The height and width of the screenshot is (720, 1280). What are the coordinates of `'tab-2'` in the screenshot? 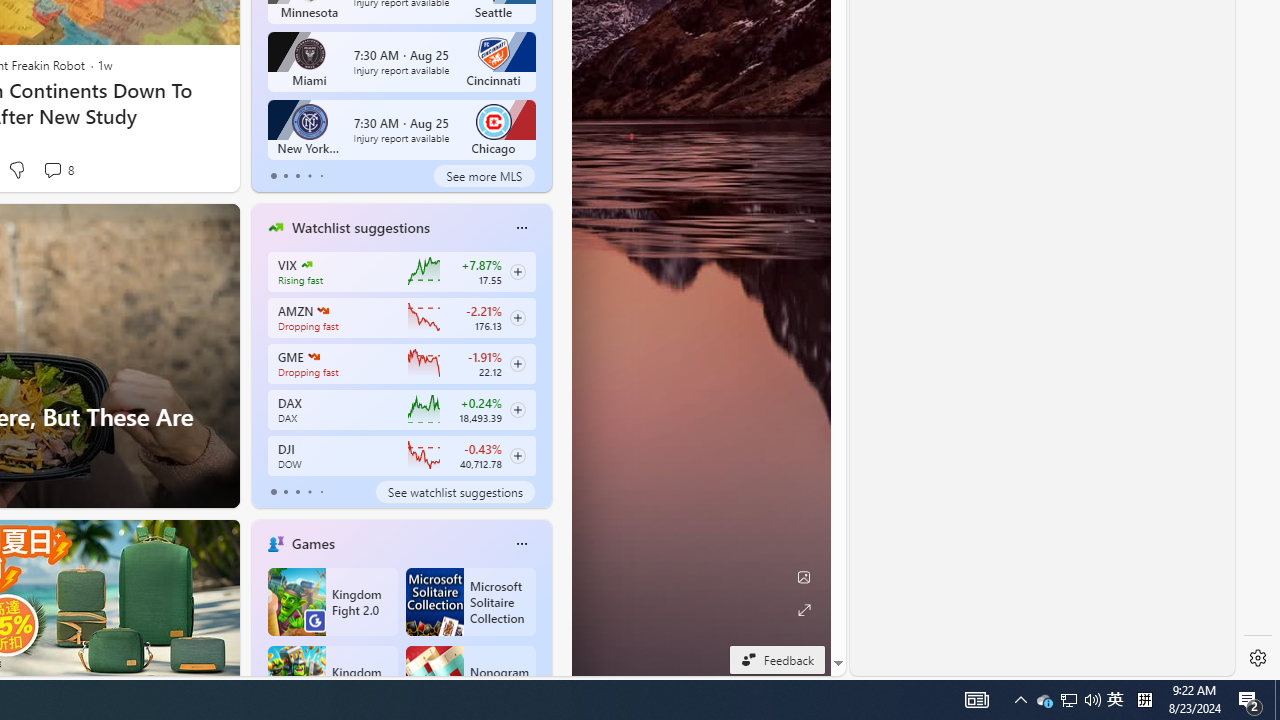 It's located at (296, 492).